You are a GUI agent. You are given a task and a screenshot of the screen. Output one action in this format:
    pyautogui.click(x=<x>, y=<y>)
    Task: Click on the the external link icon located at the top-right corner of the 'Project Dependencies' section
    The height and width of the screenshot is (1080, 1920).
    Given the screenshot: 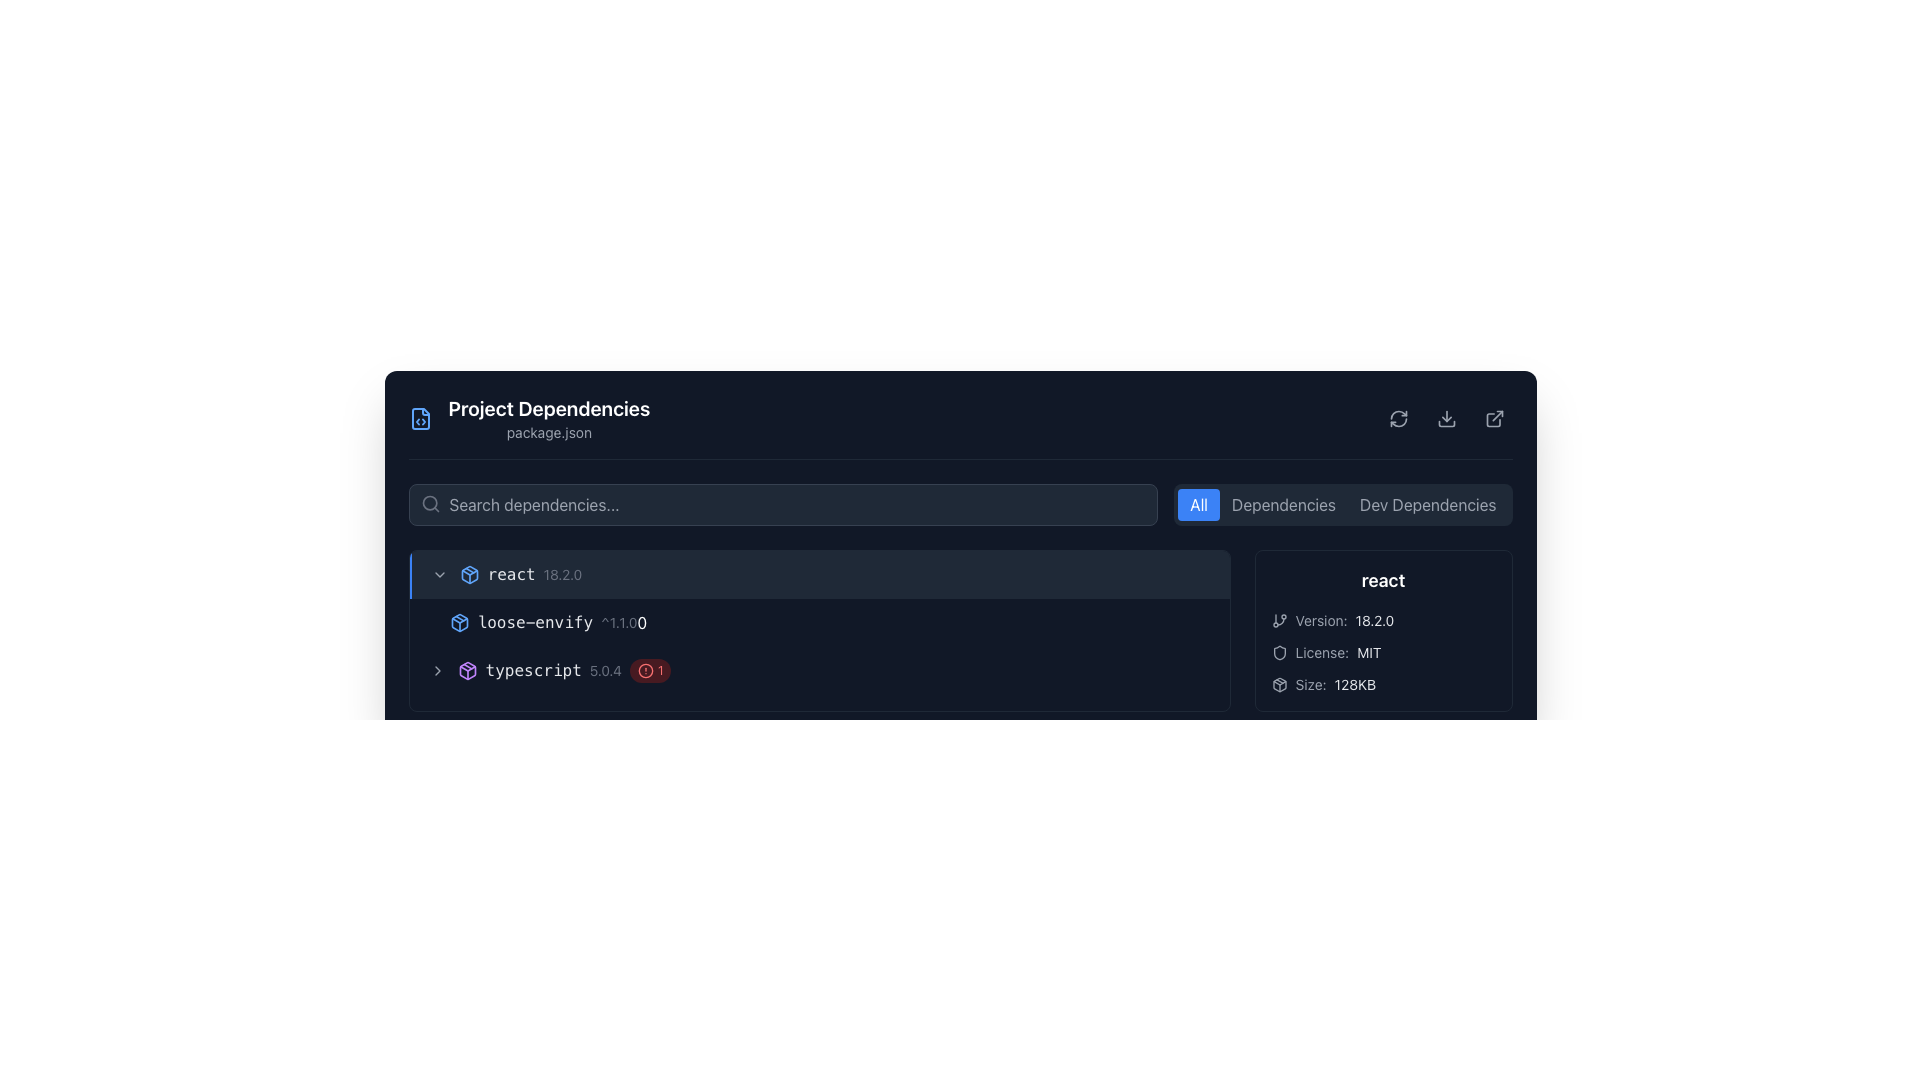 What is the action you would take?
    pyautogui.click(x=1494, y=418)
    